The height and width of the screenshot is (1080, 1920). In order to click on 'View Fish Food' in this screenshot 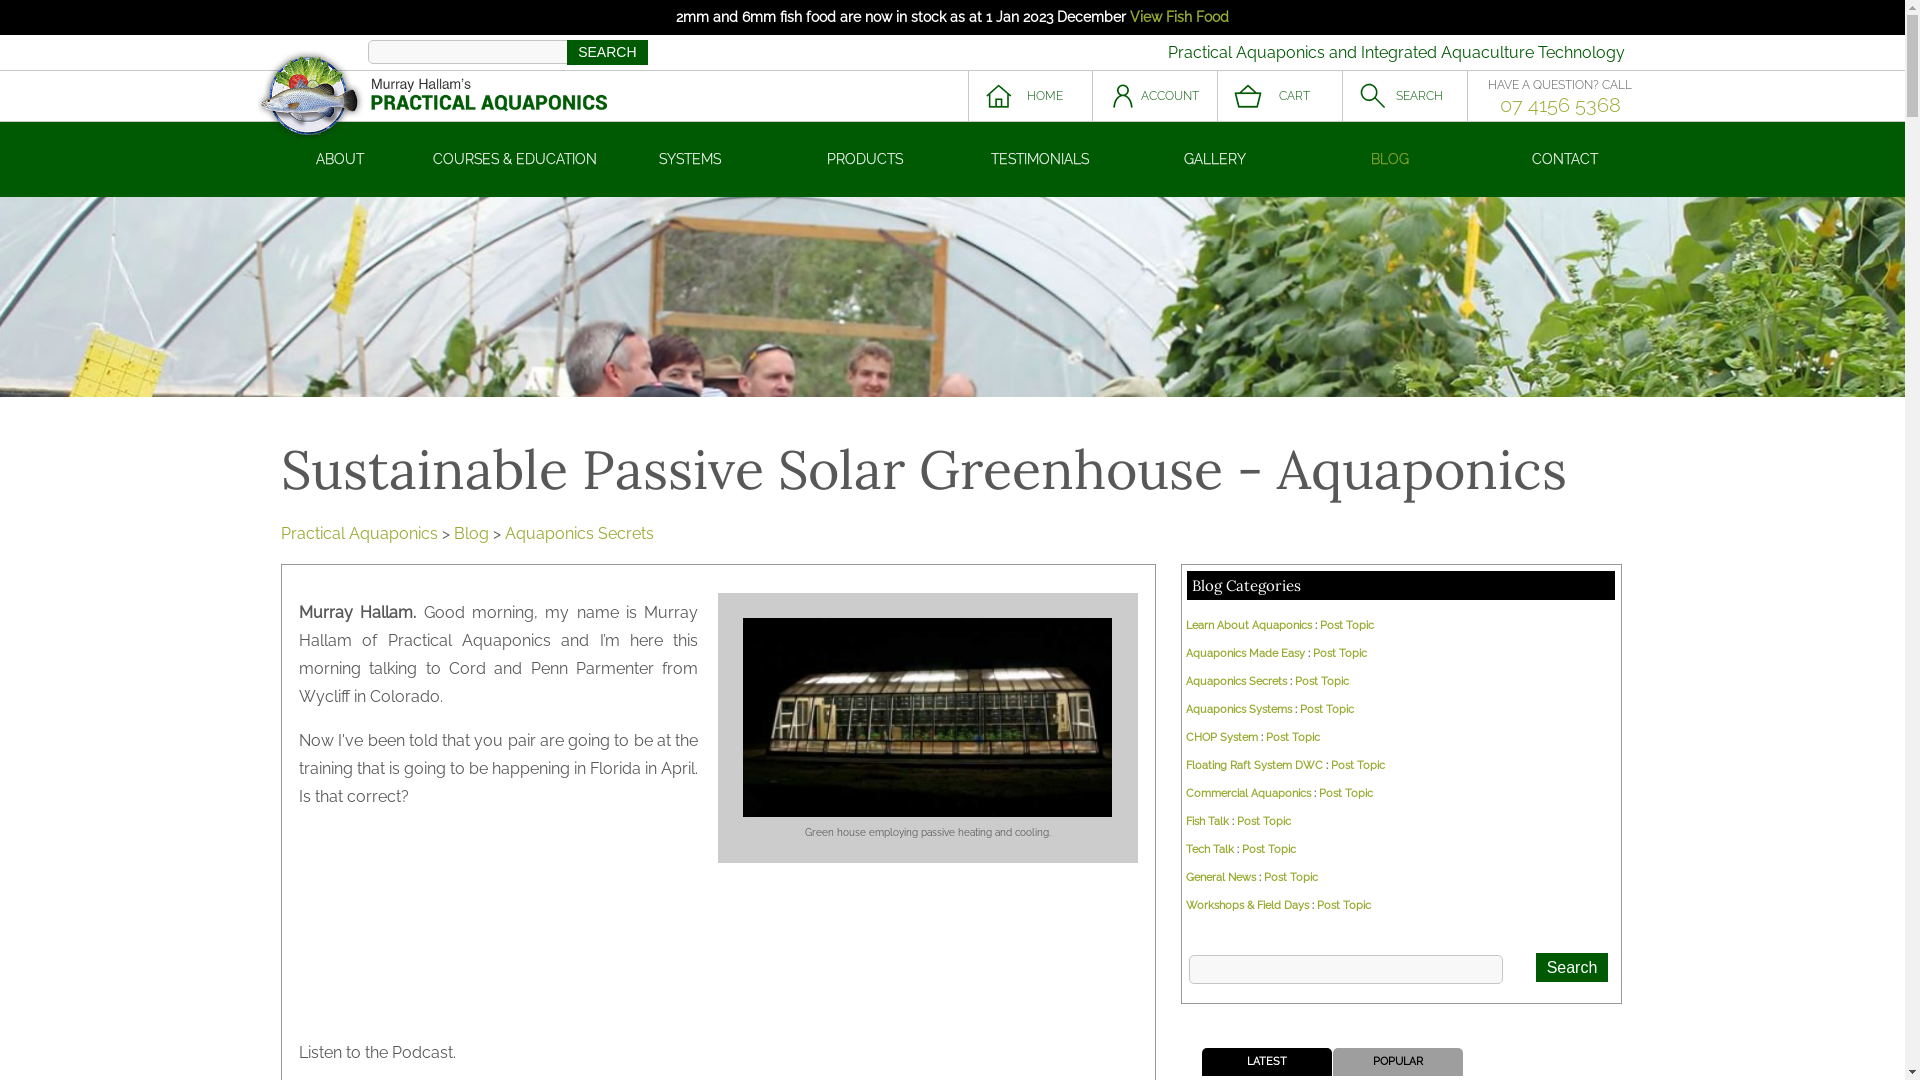, I will do `click(1179, 16)`.